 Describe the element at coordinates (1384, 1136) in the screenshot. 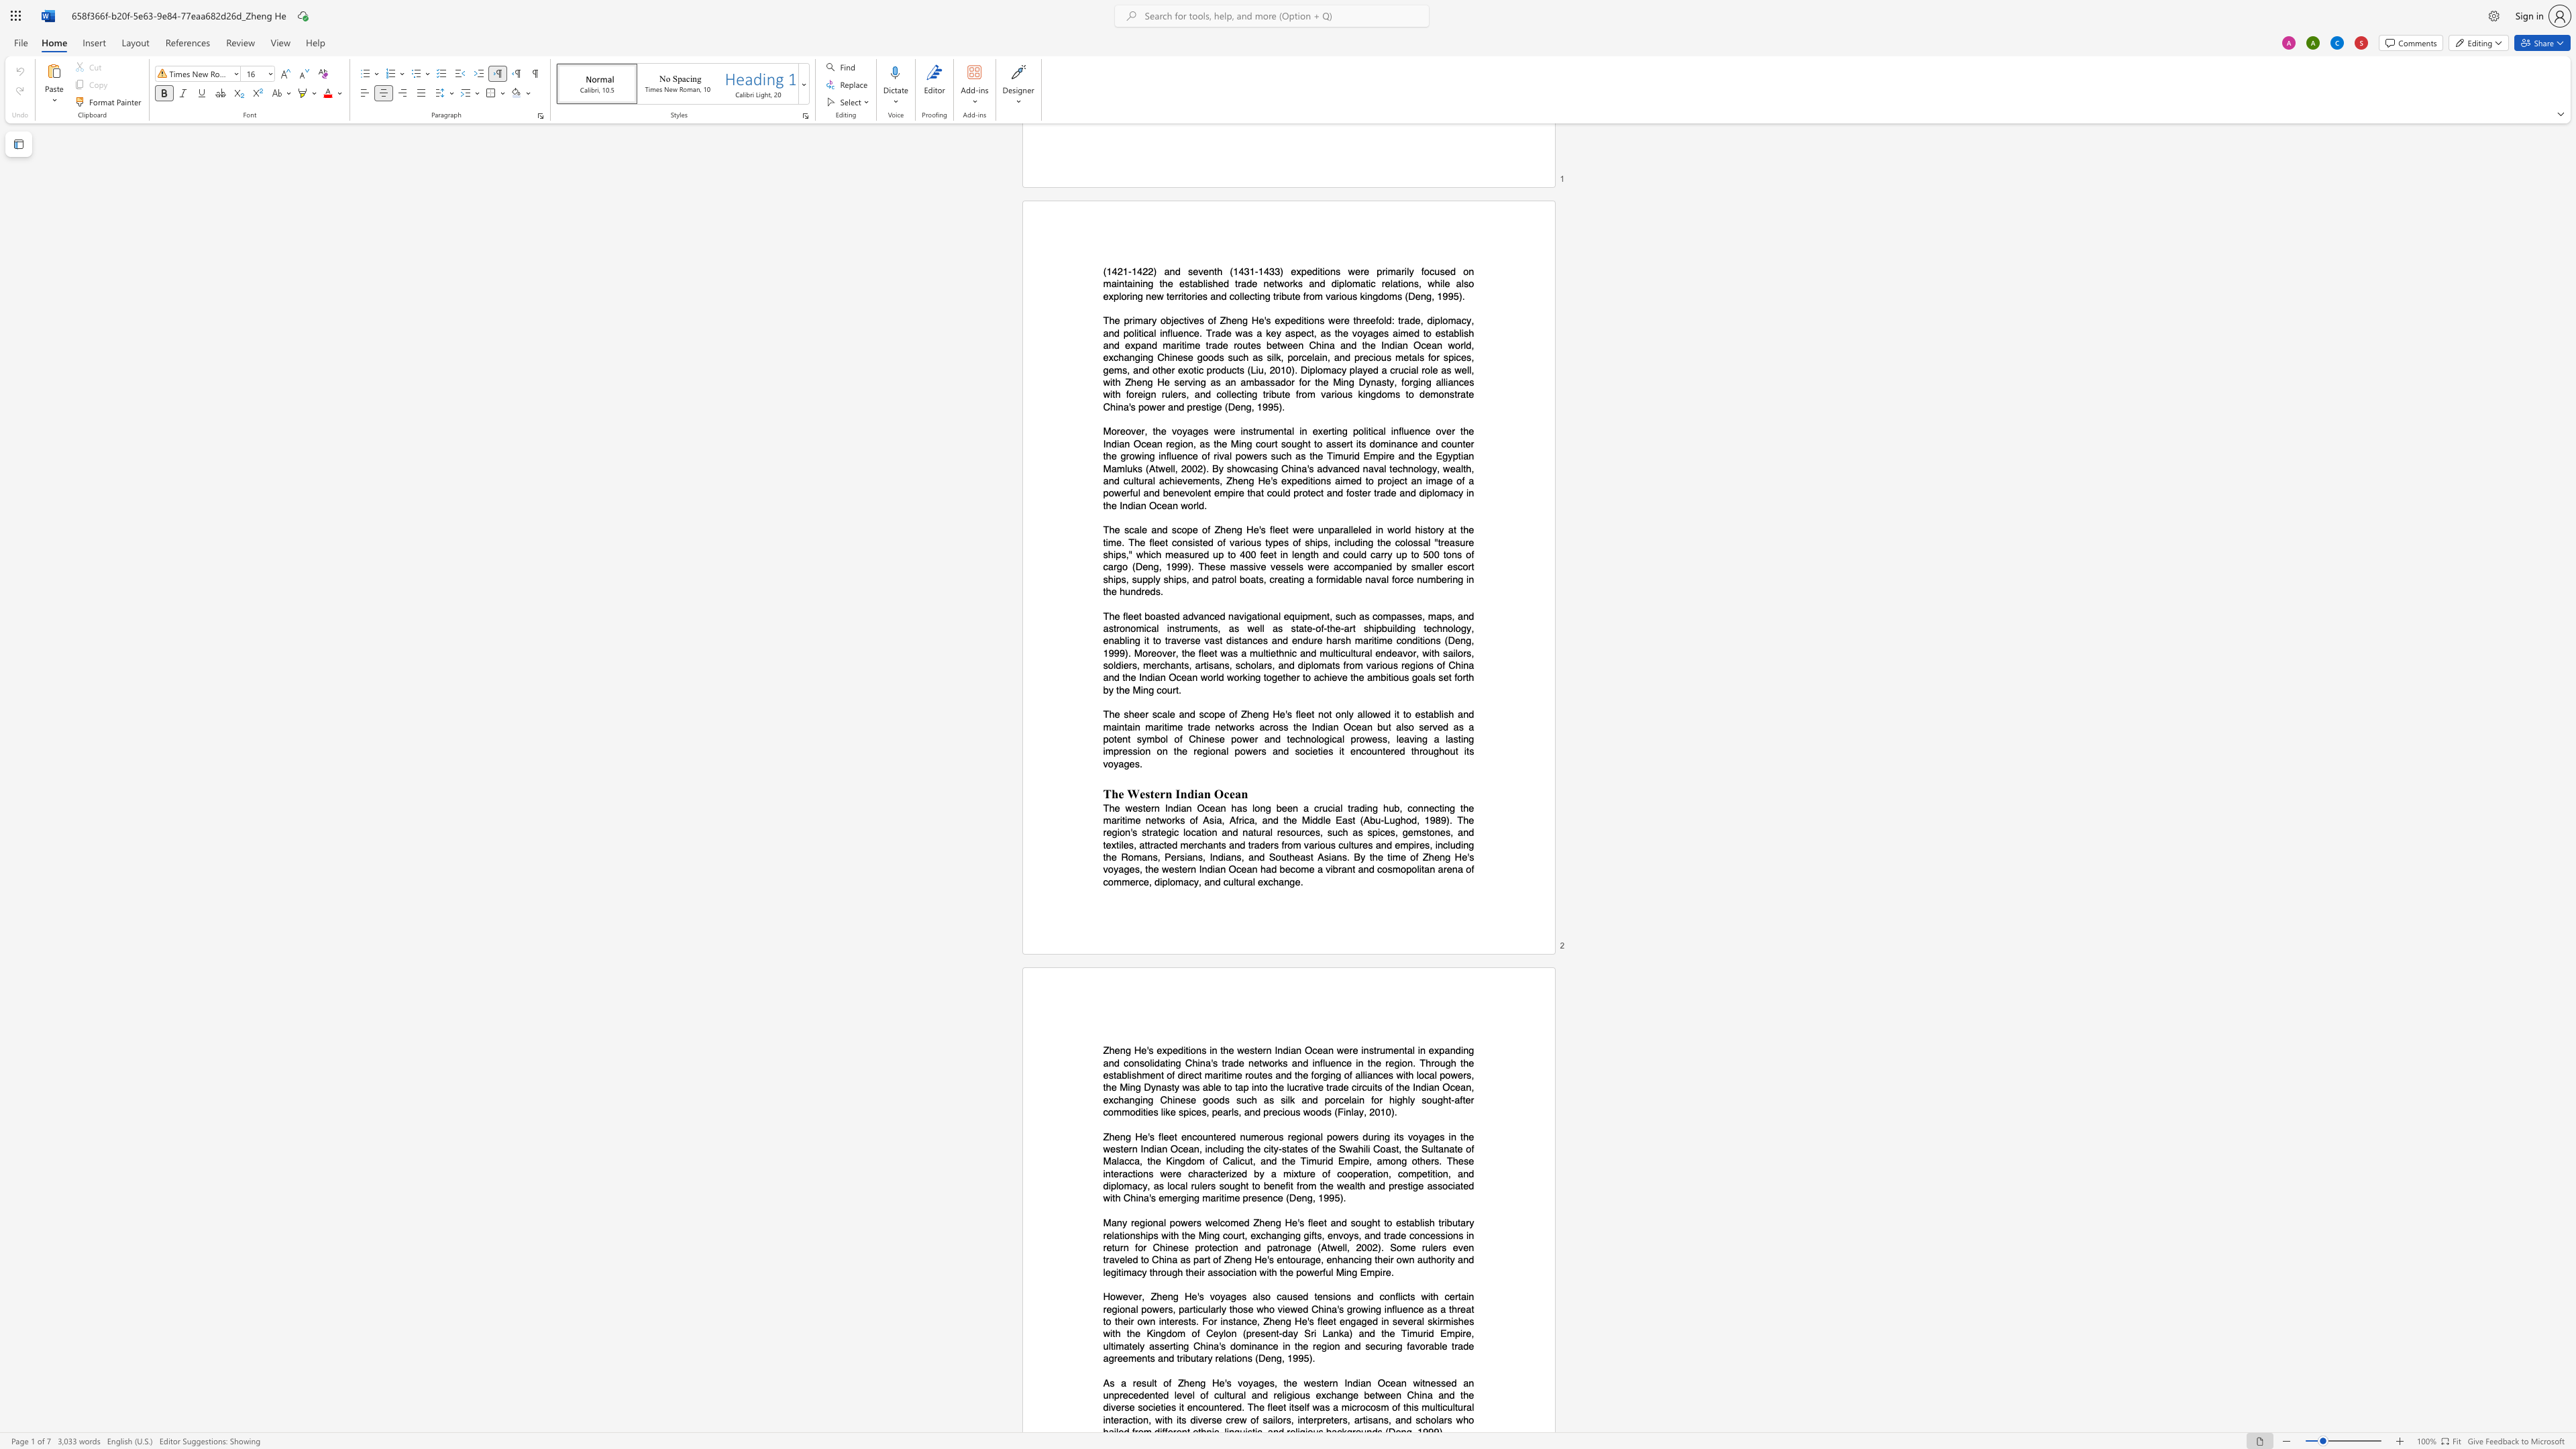

I see `the subset text "g its voyages in the" within the text "regional powers during its voyages in the western Indian Ocean, including the city-states of the Swahili Coast, the Sultanate of Malacca, the Kingdom of"` at that location.